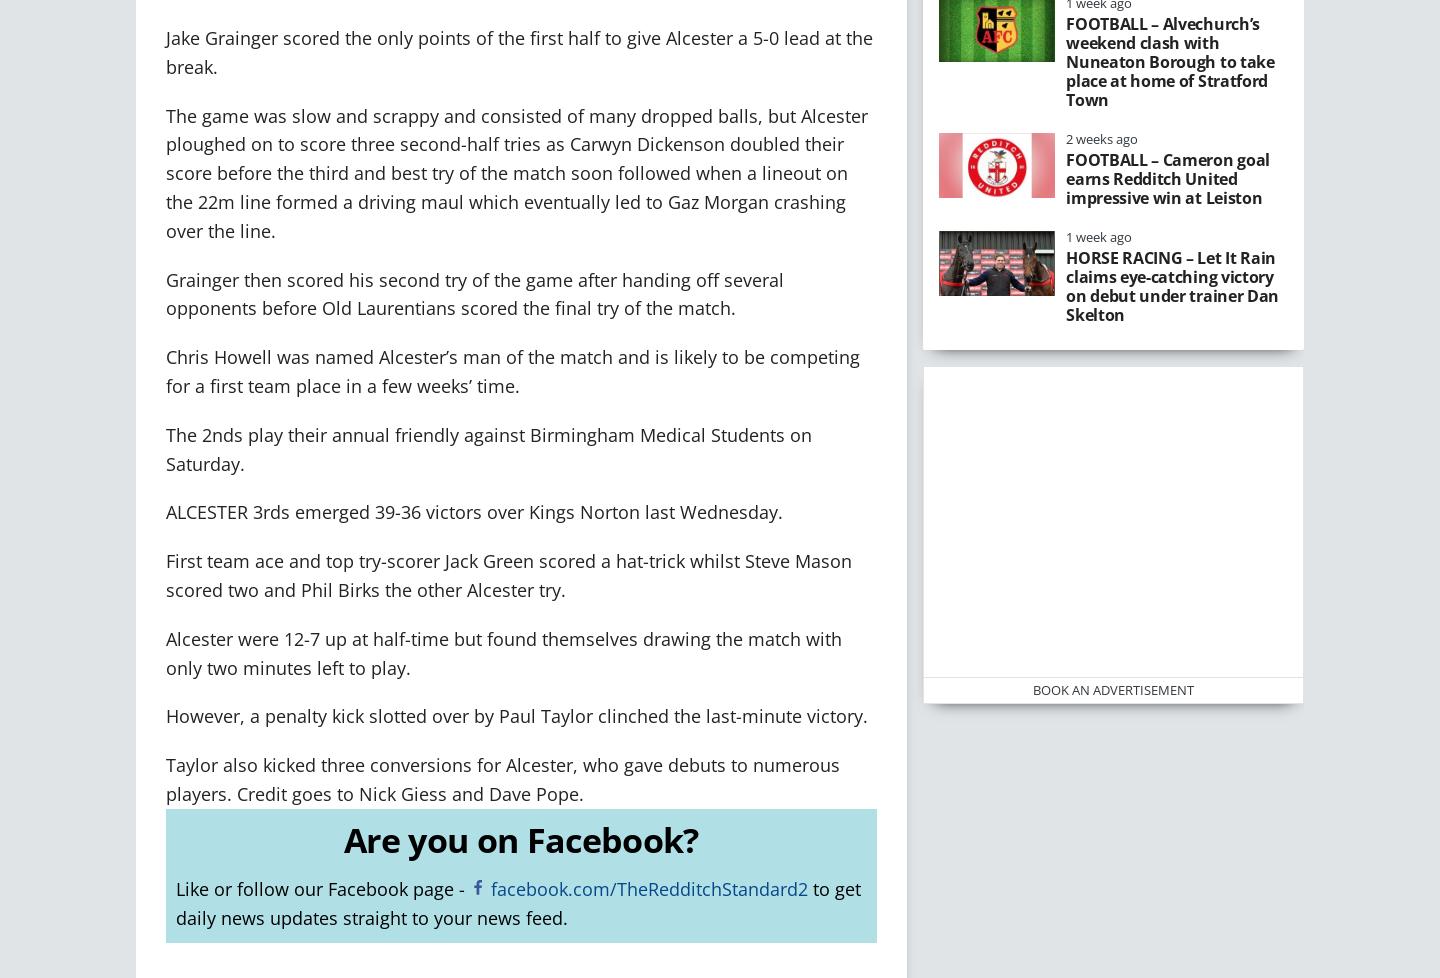 This screenshot has width=1440, height=978. What do you see at coordinates (515, 715) in the screenshot?
I see `'However, a penalty kick slotted over by Paul Taylor clinched the last-minute victory.'` at bounding box center [515, 715].